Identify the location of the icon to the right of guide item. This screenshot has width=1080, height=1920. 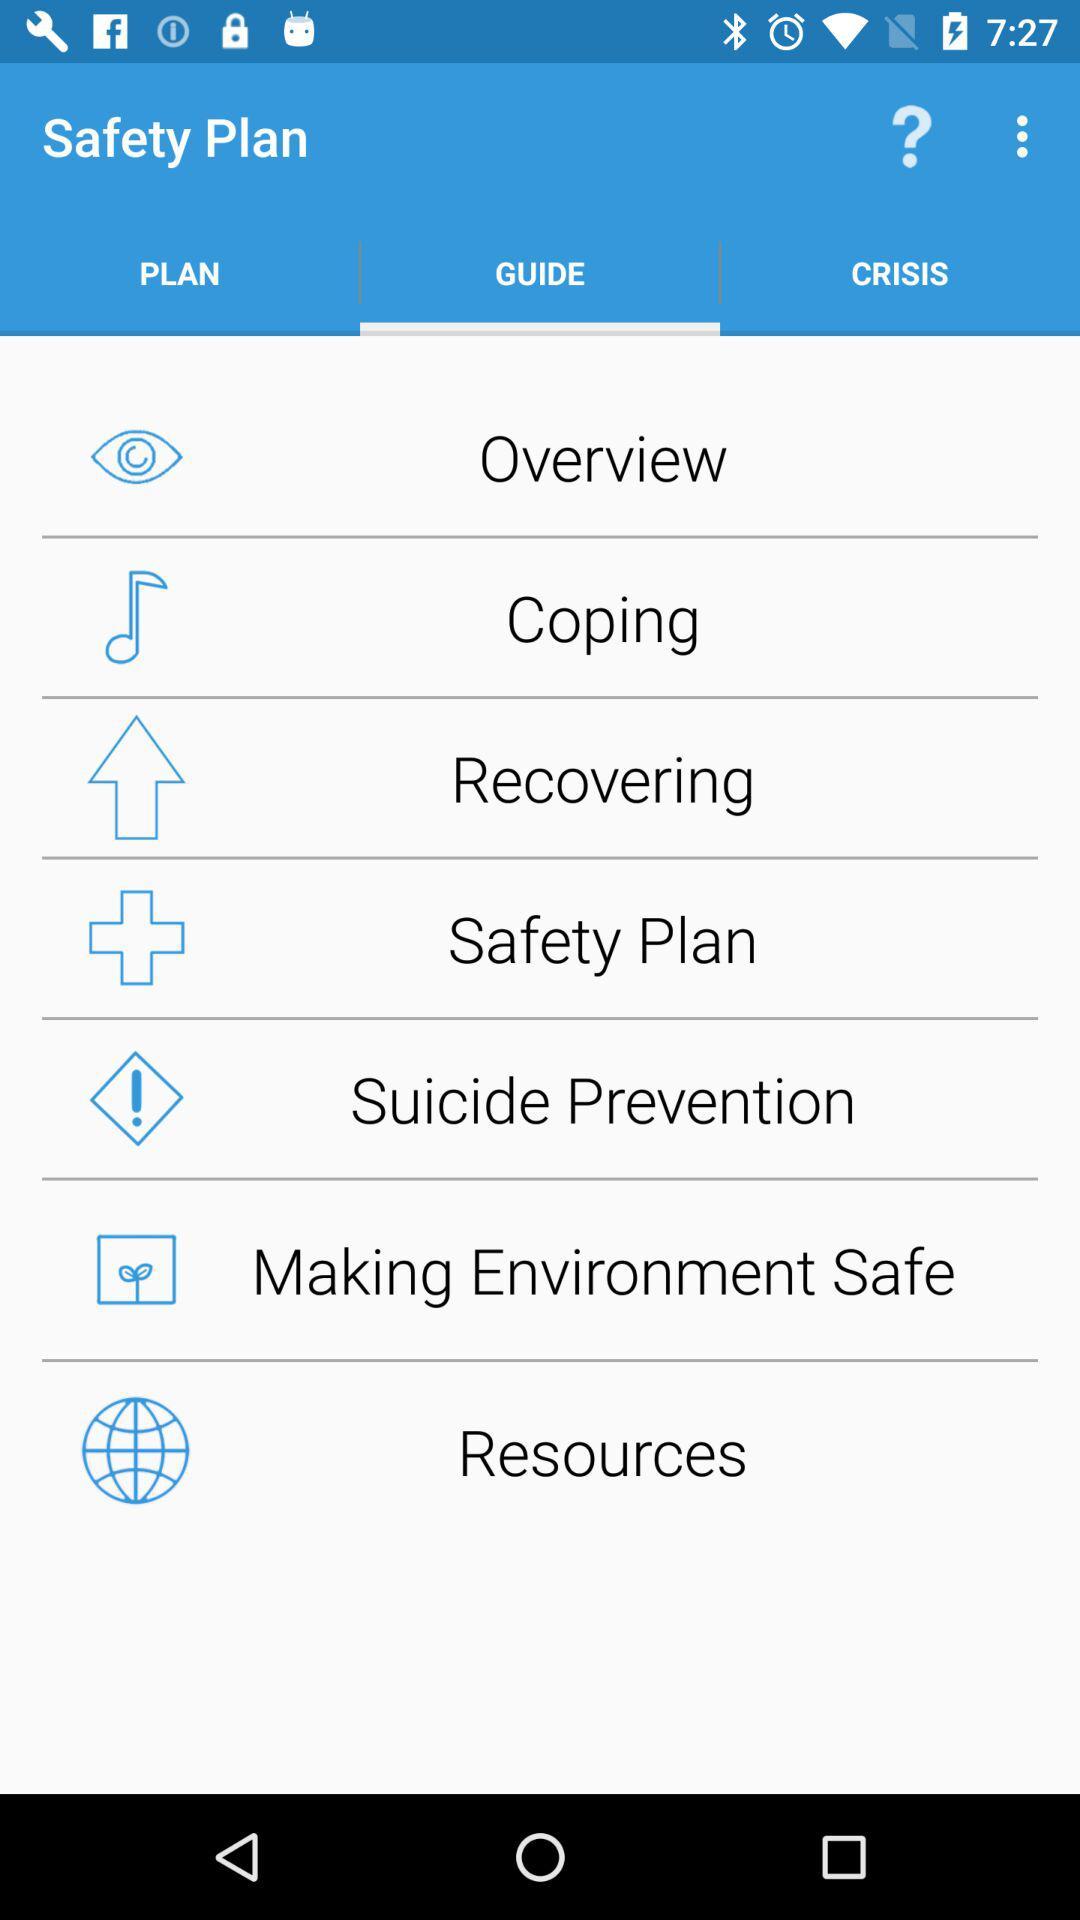
(898, 272).